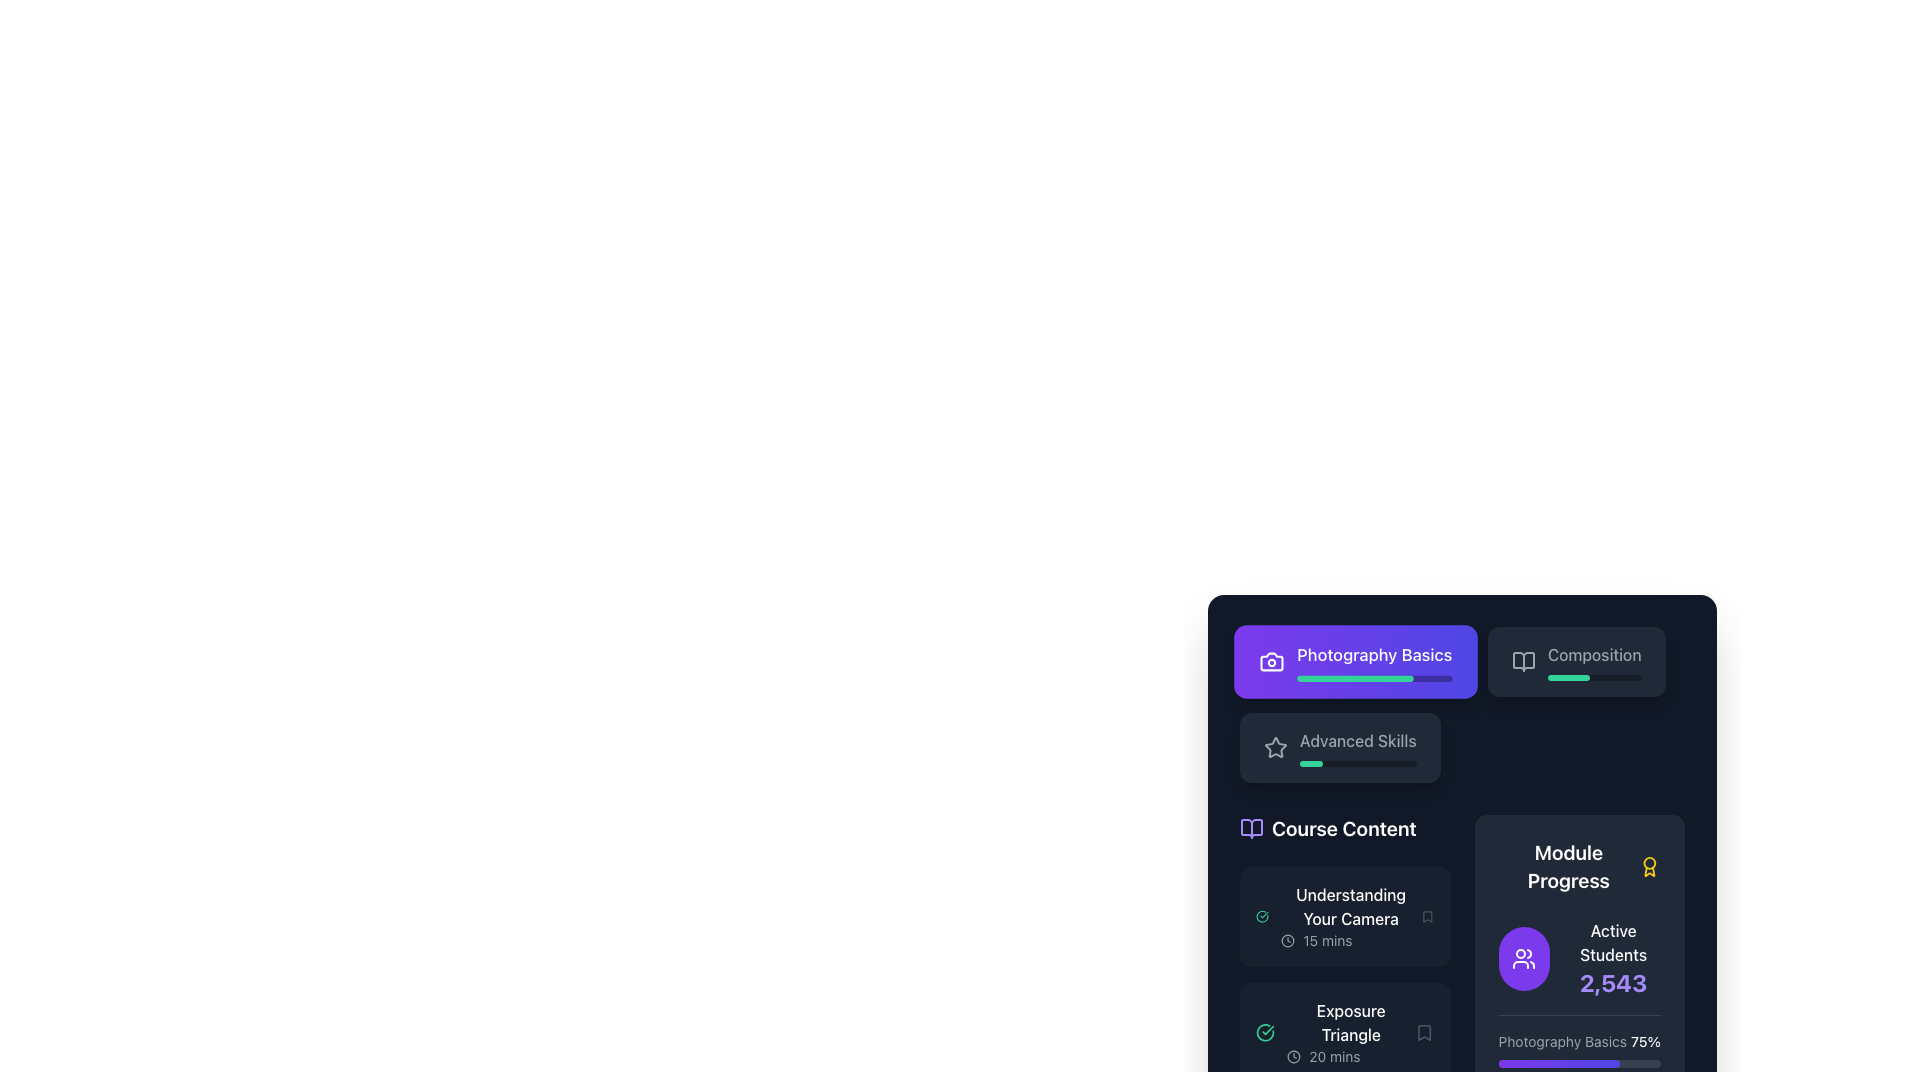 This screenshot has height=1080, width=1920. Describe the element at coordinates (1373, 654) in the screenshot. I see `the text label indicating 'Photography Basics', which is located at the top of a purple rectangular box in the far-left section of a group with 'Composition' and 'Advanced Skills'` at that location.